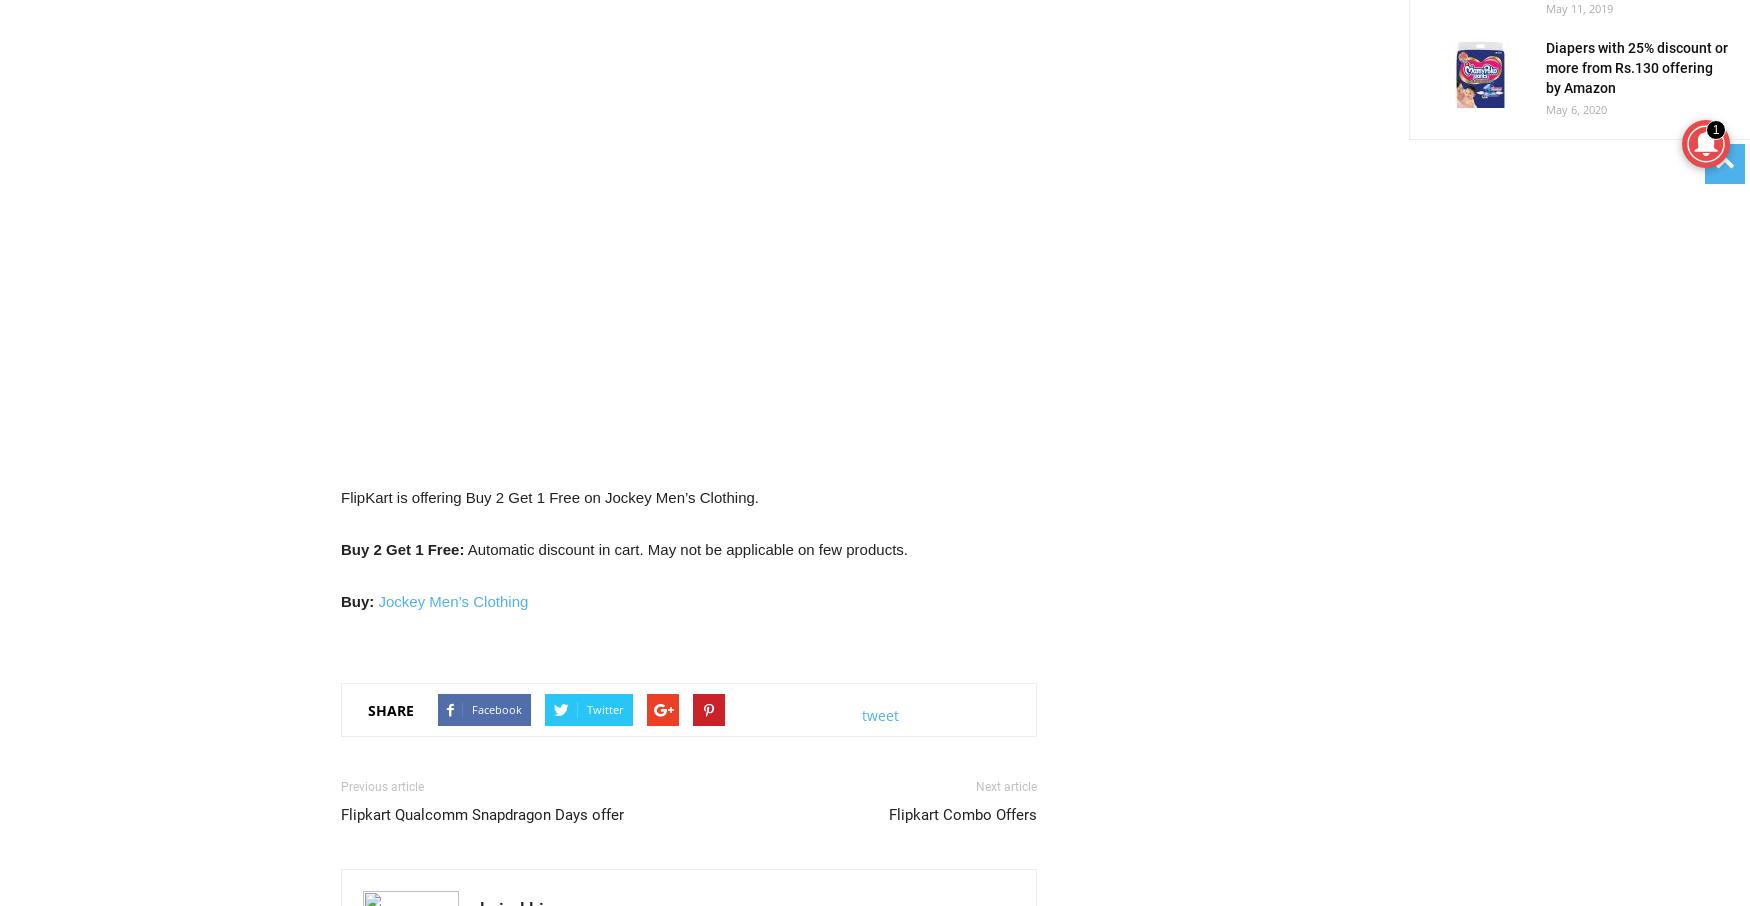 The width and height of the screenshot is (1750, 906). What do you see at coordinates (357, 601) in the screenshot?
I see `'Buy:'` at bounding box center [357, 601].